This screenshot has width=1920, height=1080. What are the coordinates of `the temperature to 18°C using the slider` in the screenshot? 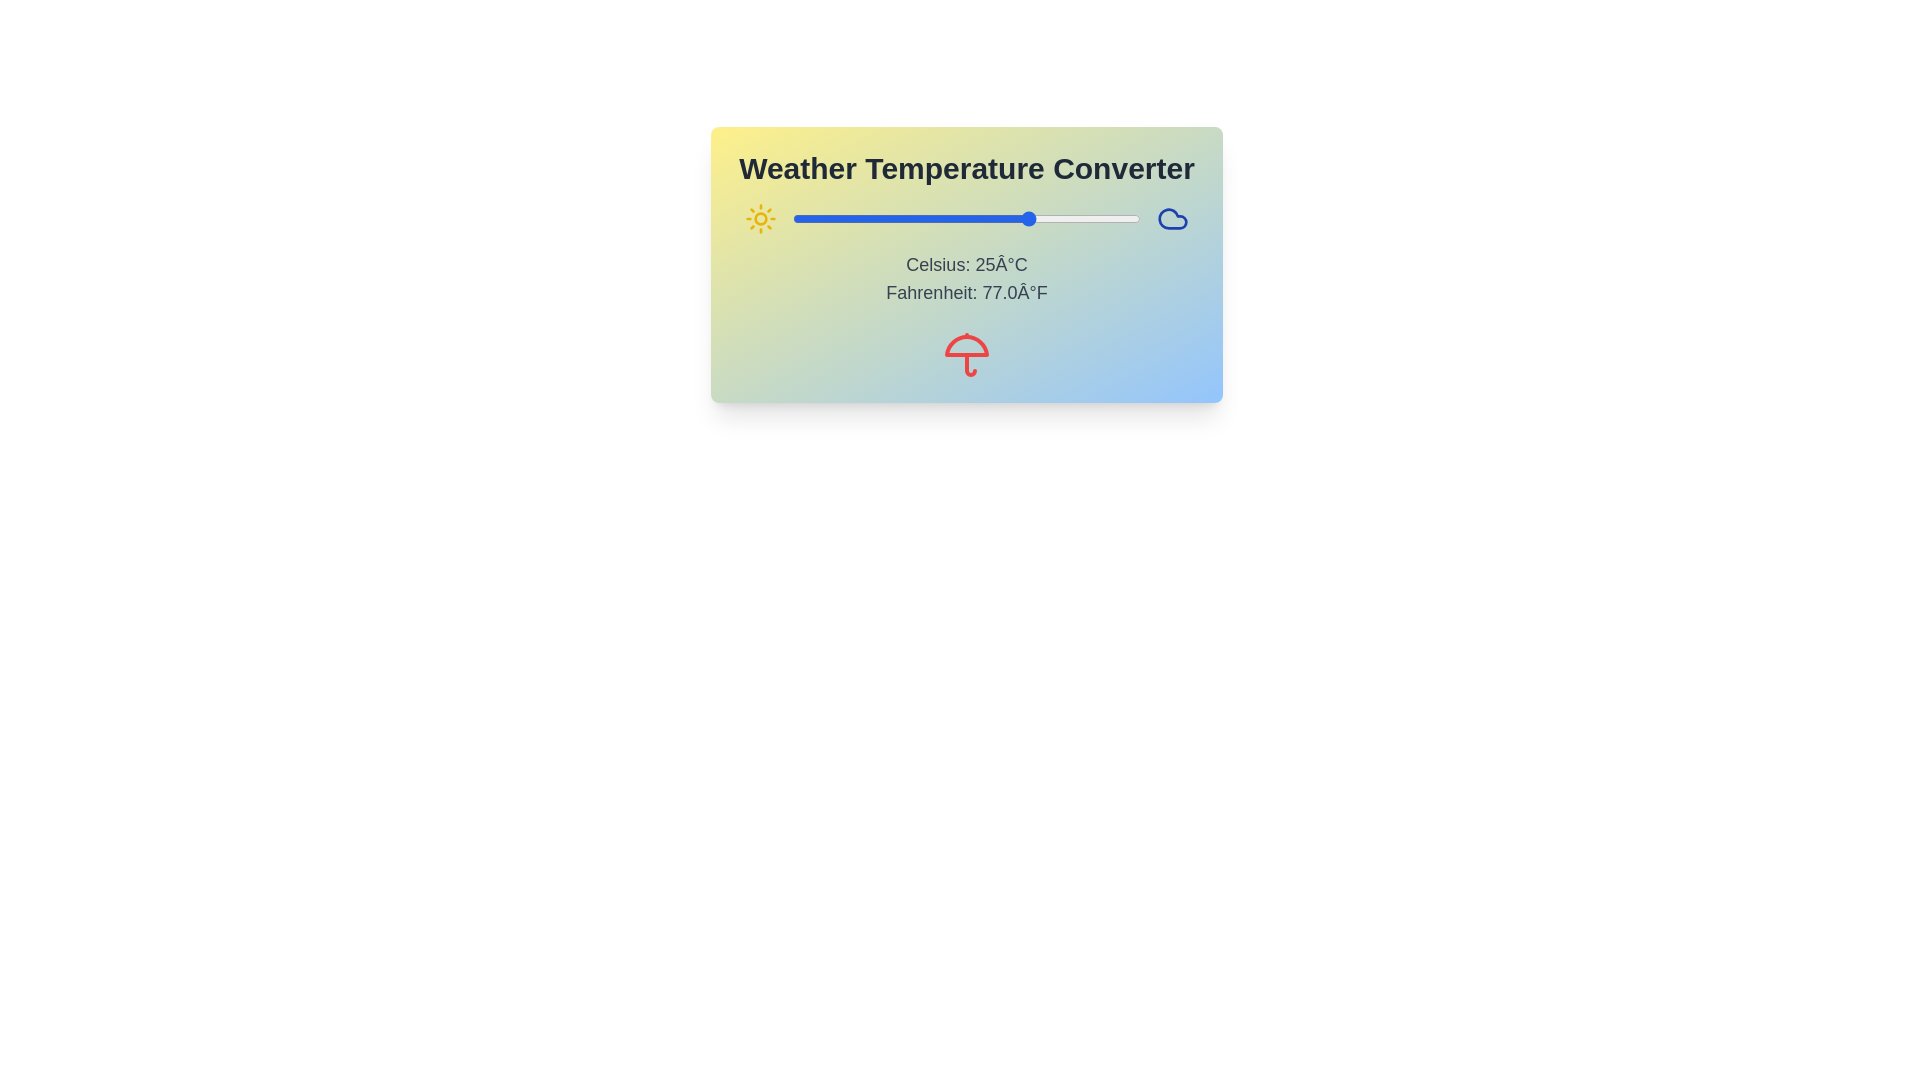 It's located at (1001, 219).